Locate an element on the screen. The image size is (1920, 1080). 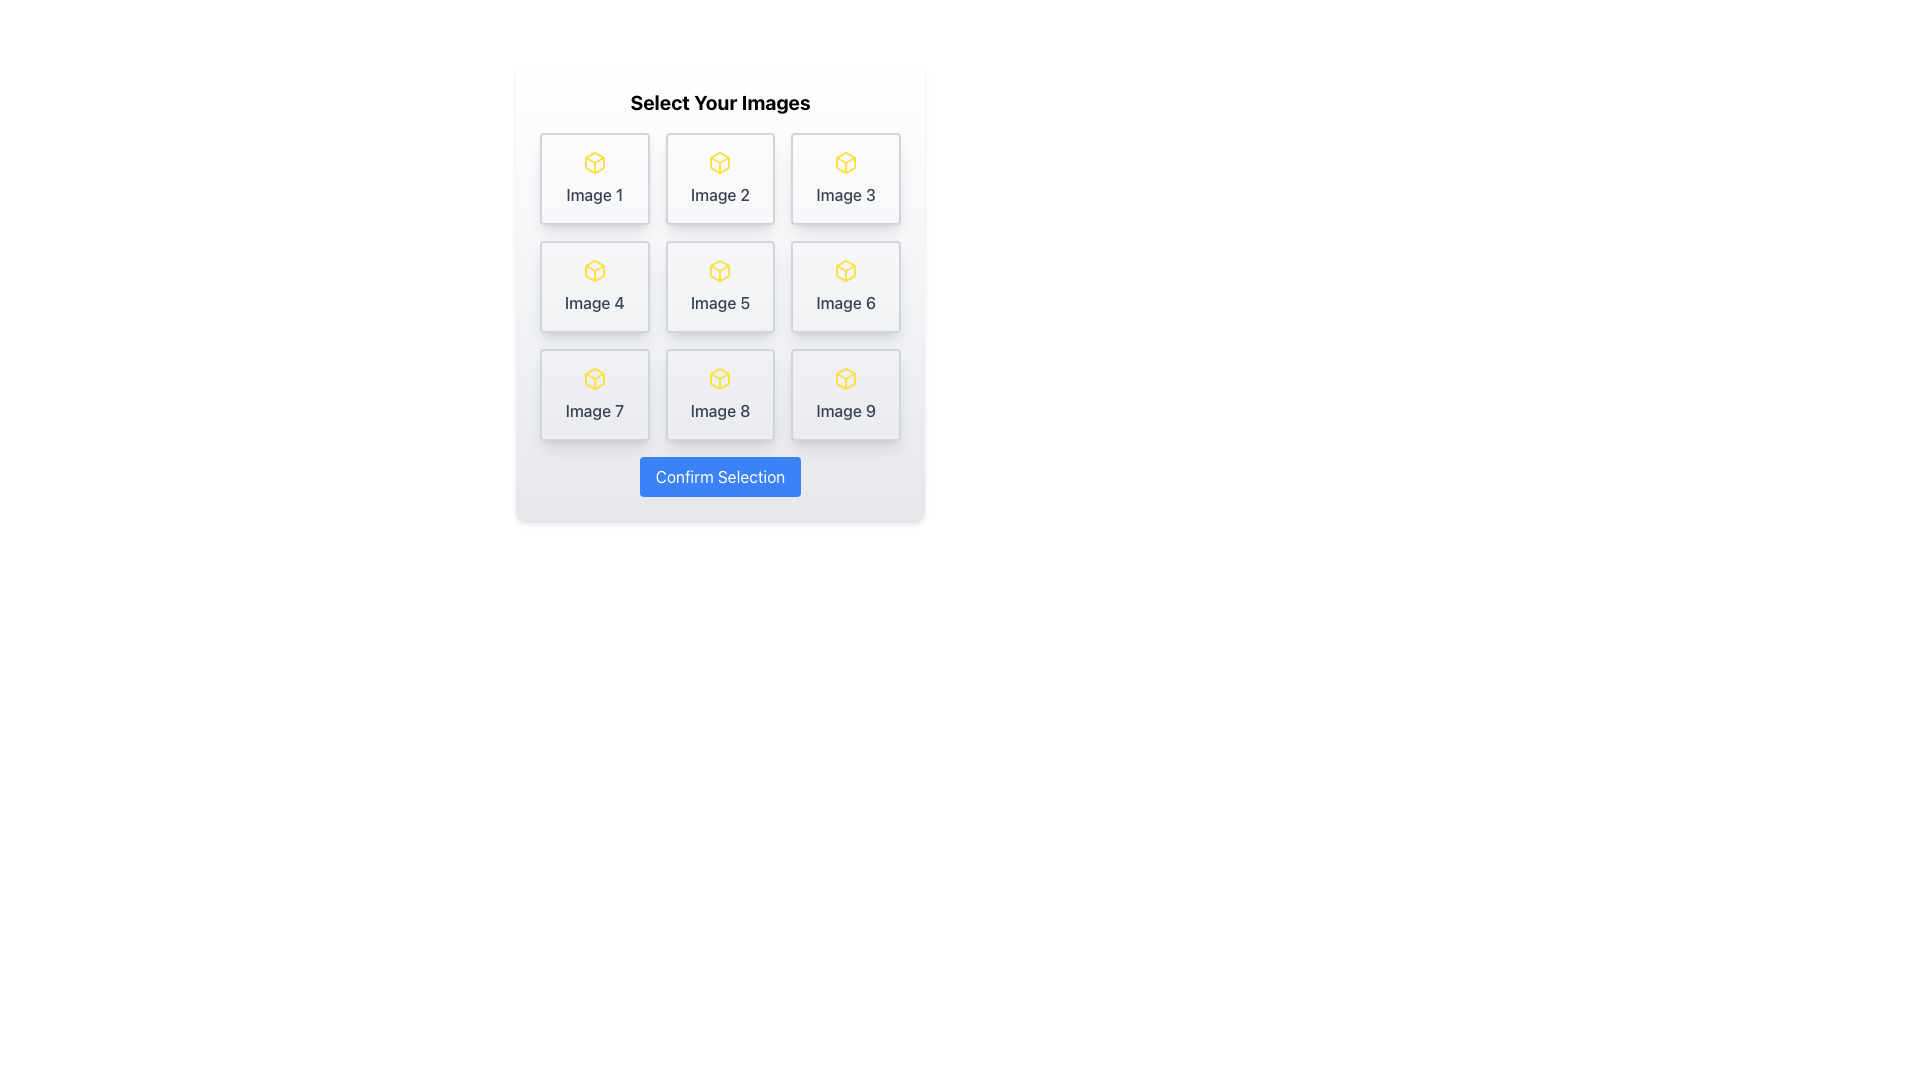
the decorative UI component located in the middle-right section of the grid layout, which is the second visual feature of the sixth icon in a 3x3 grid of icons representing images is located at coordinates (846, 267).